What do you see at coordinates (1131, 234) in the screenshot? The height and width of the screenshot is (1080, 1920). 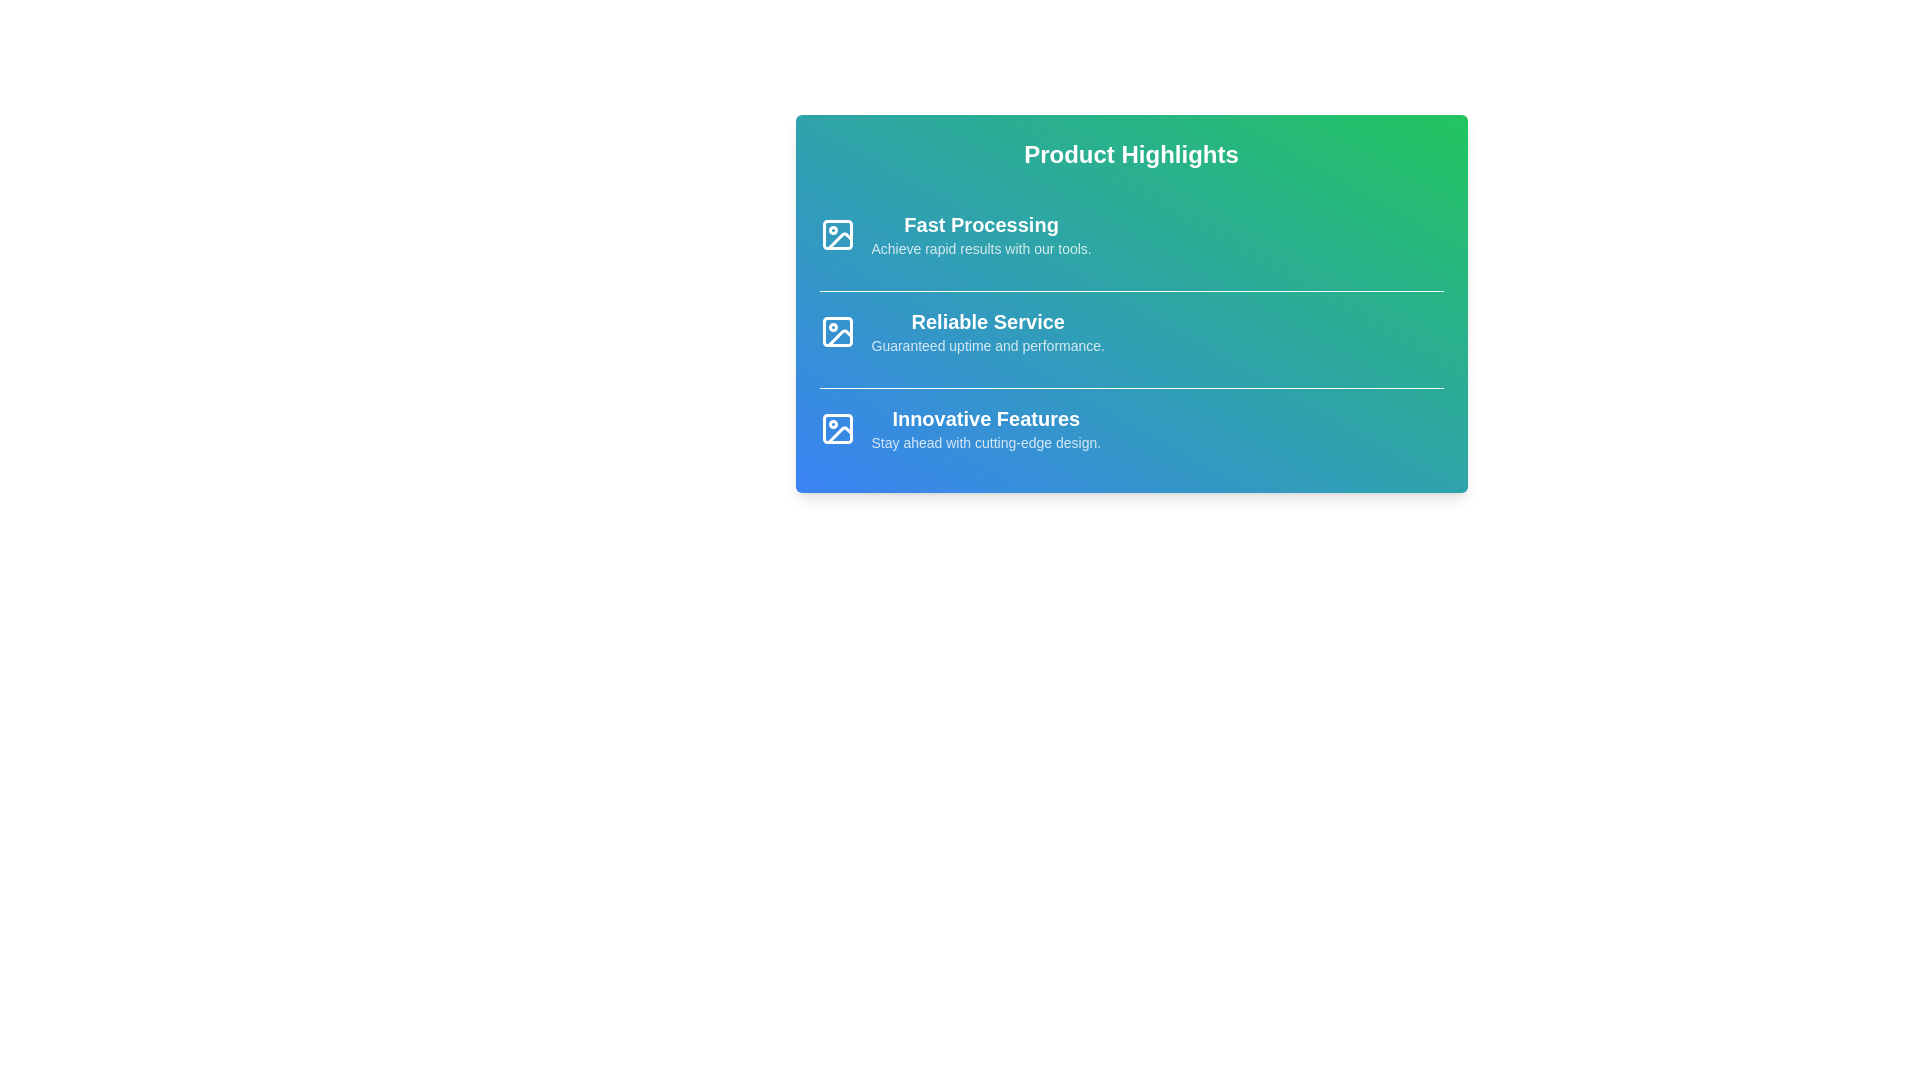 I see `the Information block that emphasizes 'Fast Processing', which is the first item in the vertical list of highlighted features located below the 'Product Highlights' title` at bounding box center [1131, 234].